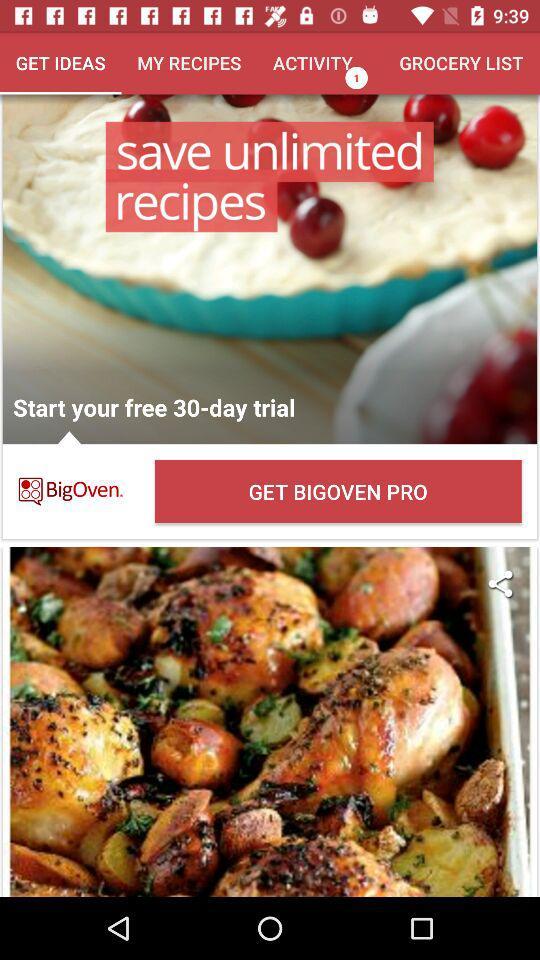 The width and height of the screenshot is (540, 960). What do you see at coordinates (270, 721) in the screenshot?
I see `the recipe` at bounding box center [270, 721].